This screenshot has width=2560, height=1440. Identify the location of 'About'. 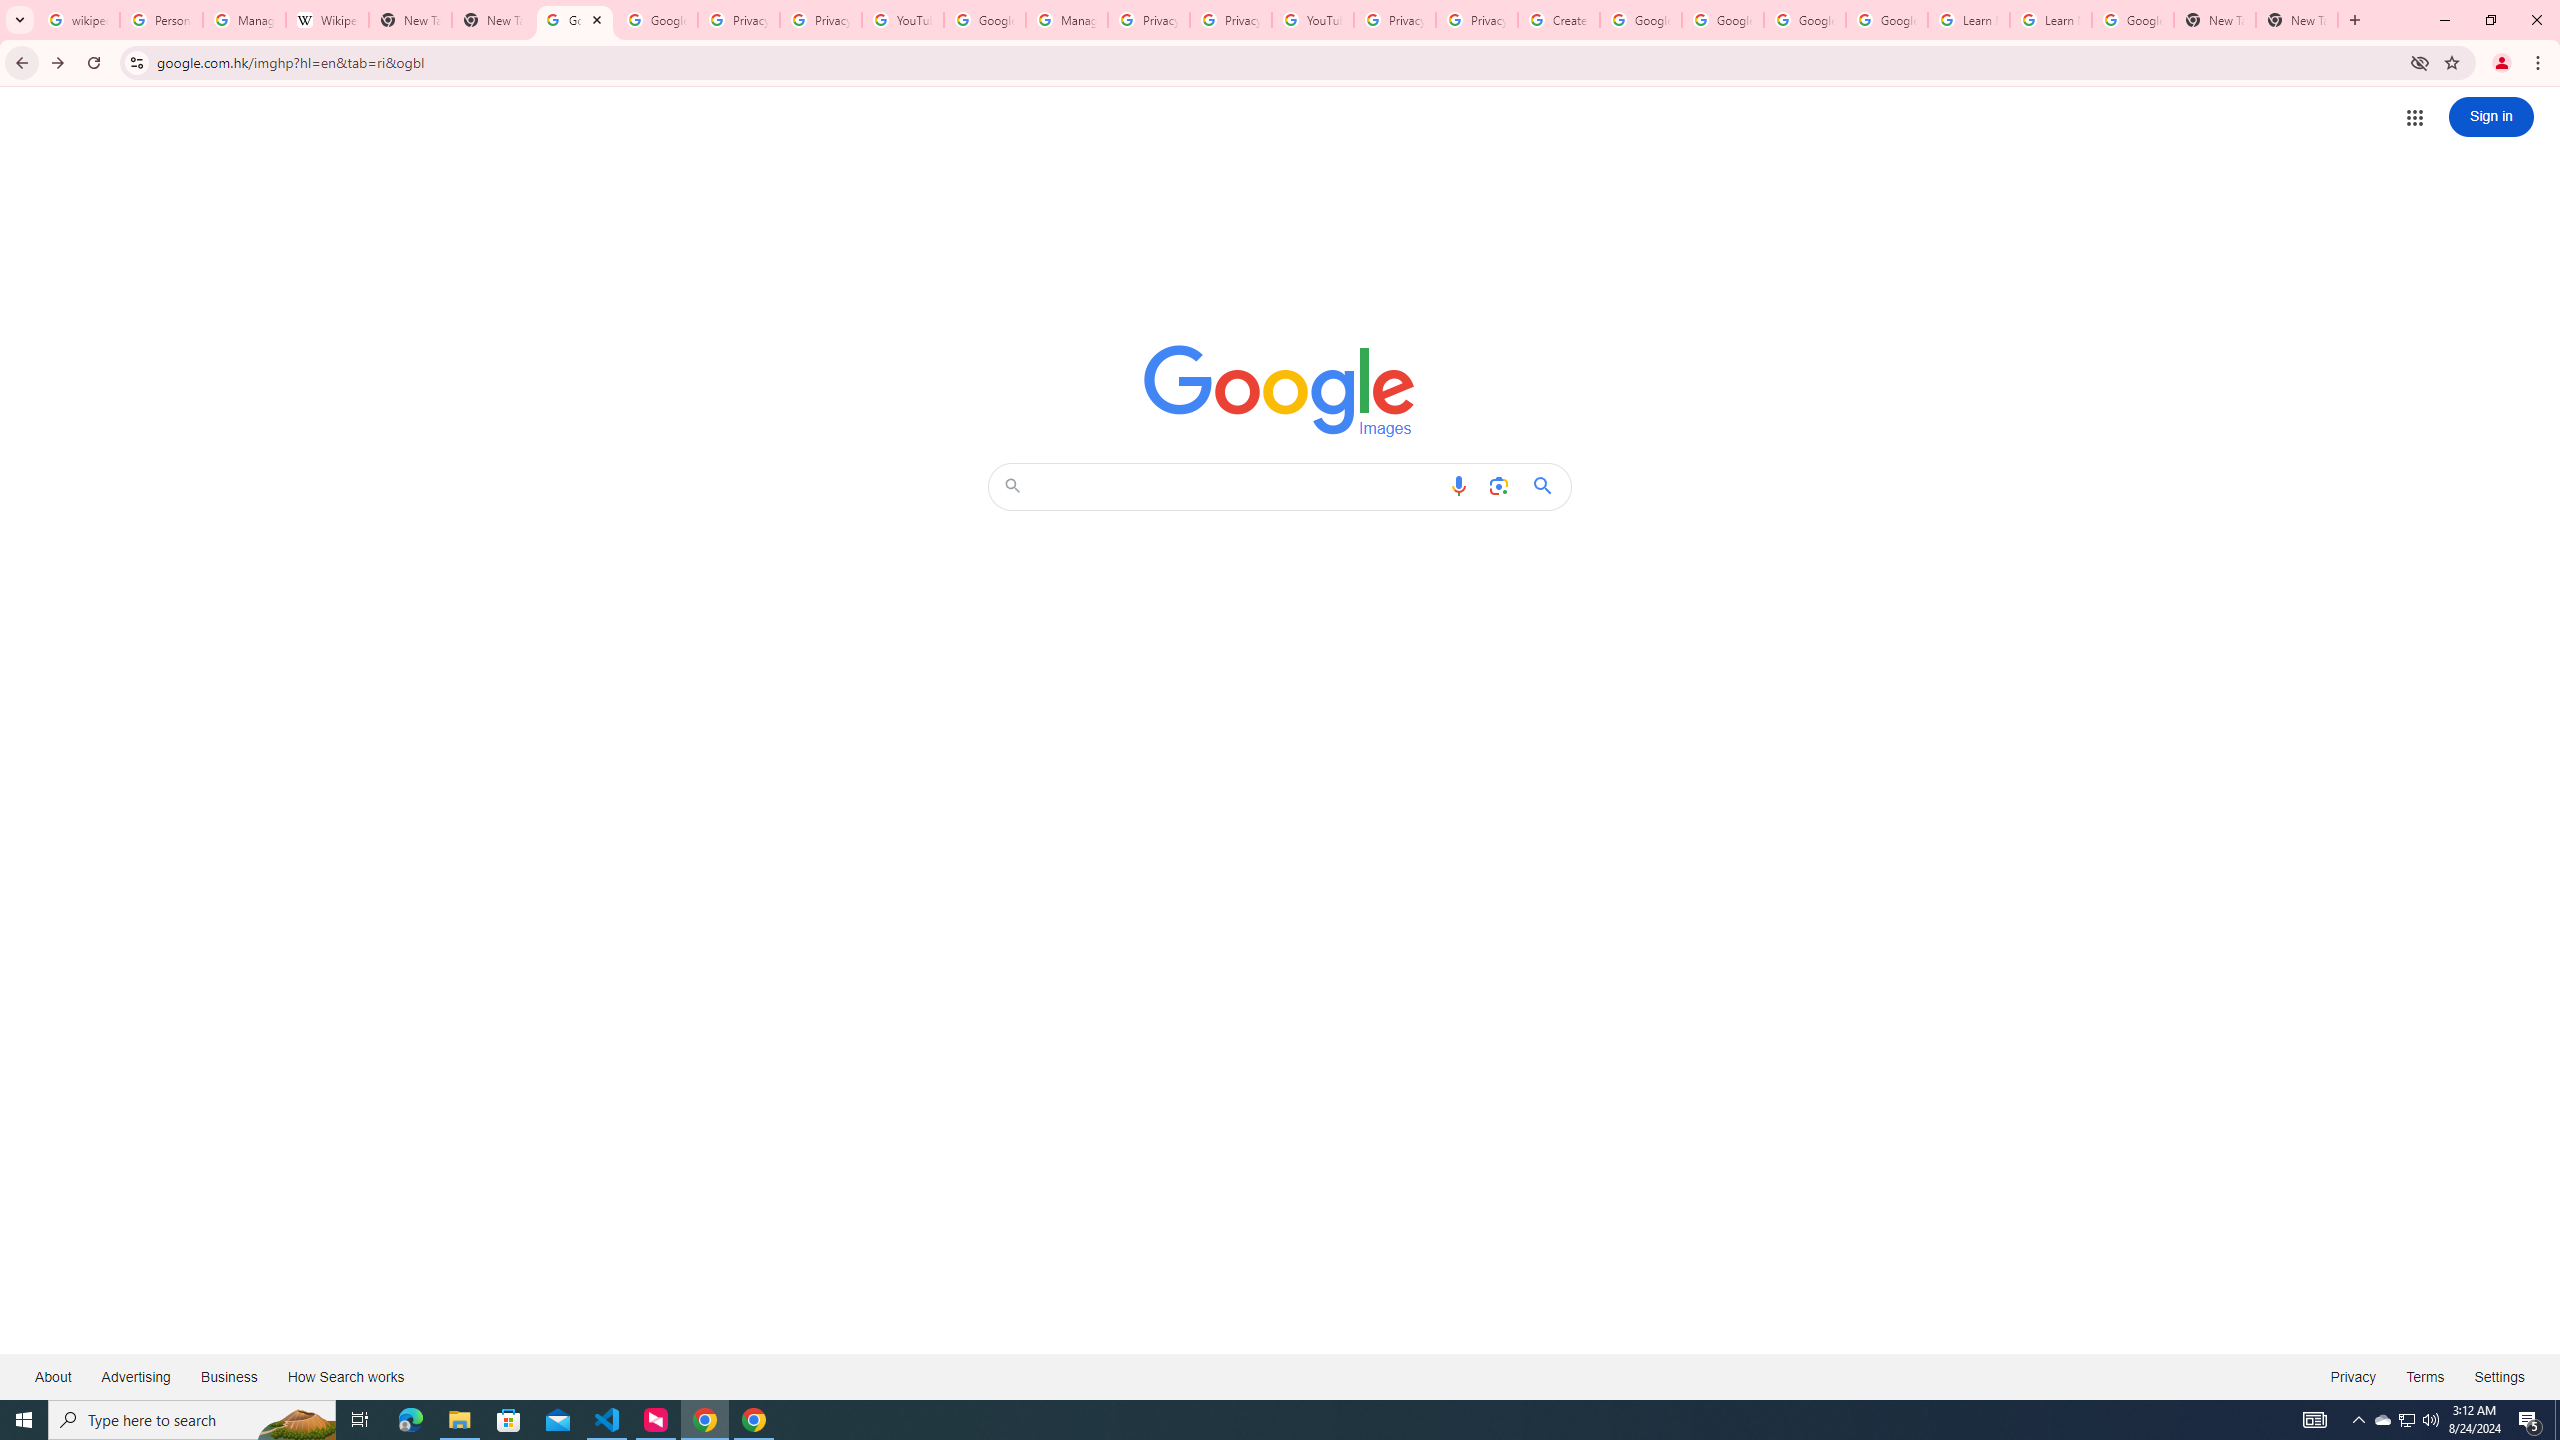
(52, 1375).